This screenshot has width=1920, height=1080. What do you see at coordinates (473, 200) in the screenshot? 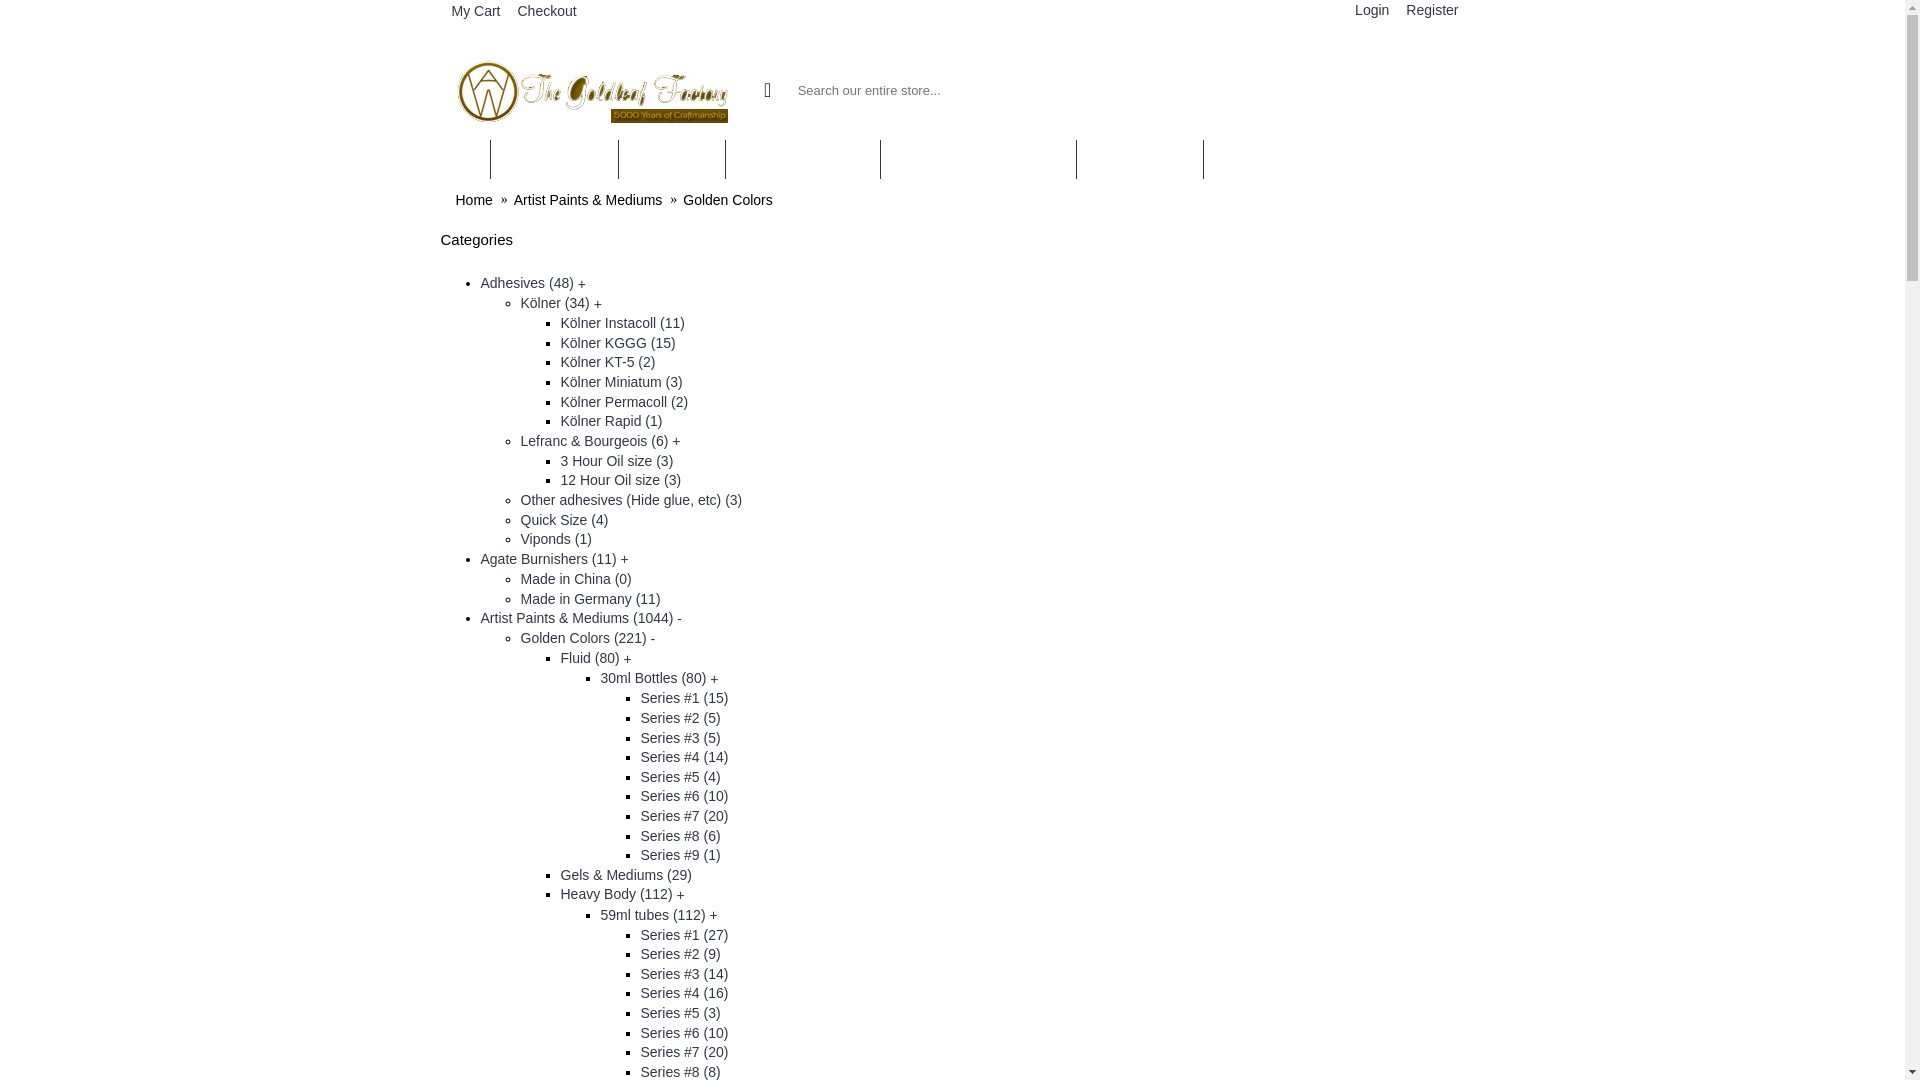
I see `'Home'` at bounding box center [473, 200].